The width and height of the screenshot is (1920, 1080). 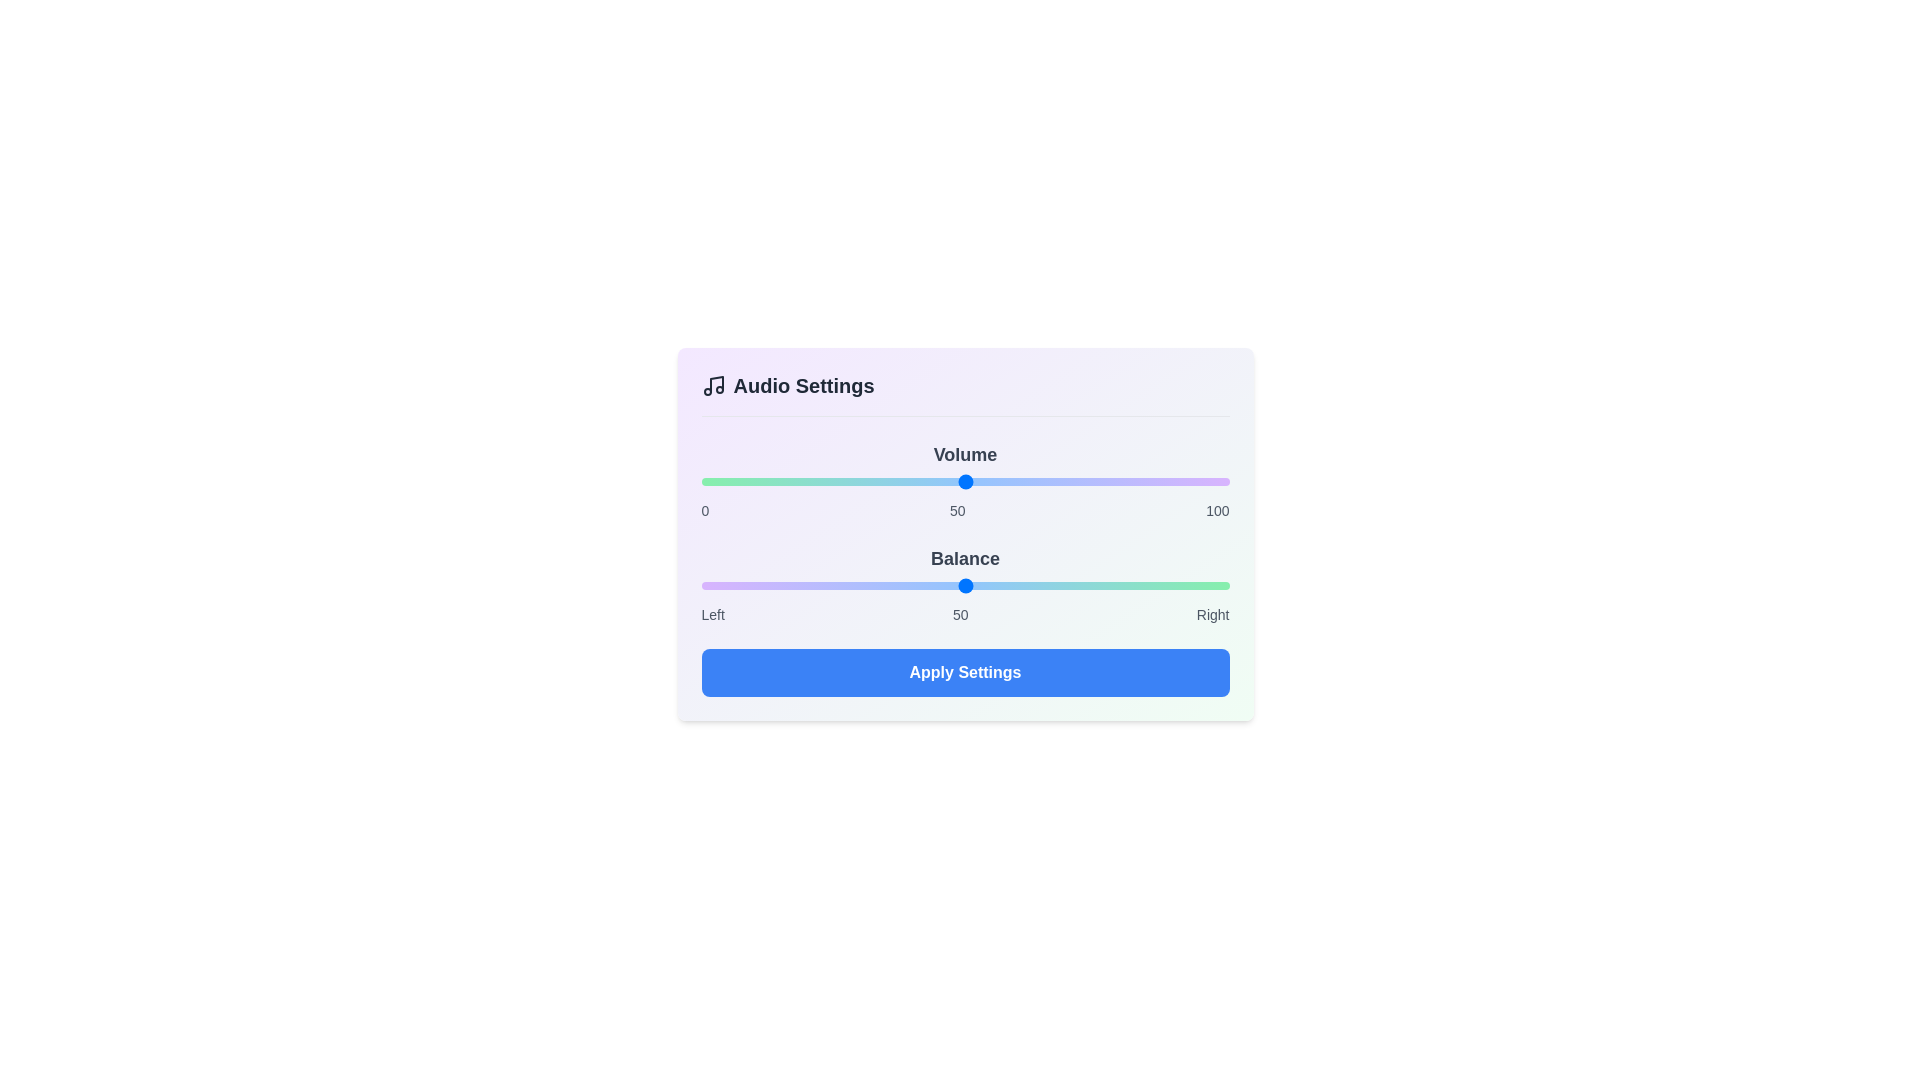 What do you see at coordinates (705, 509) in the screenshot?
I see `value displayed in the text label showing '0', which is located at the leftmost side of the numerical indicators below the 'Volume' slider in the 'Audio Settings' section` at bounding box center [705, 509].